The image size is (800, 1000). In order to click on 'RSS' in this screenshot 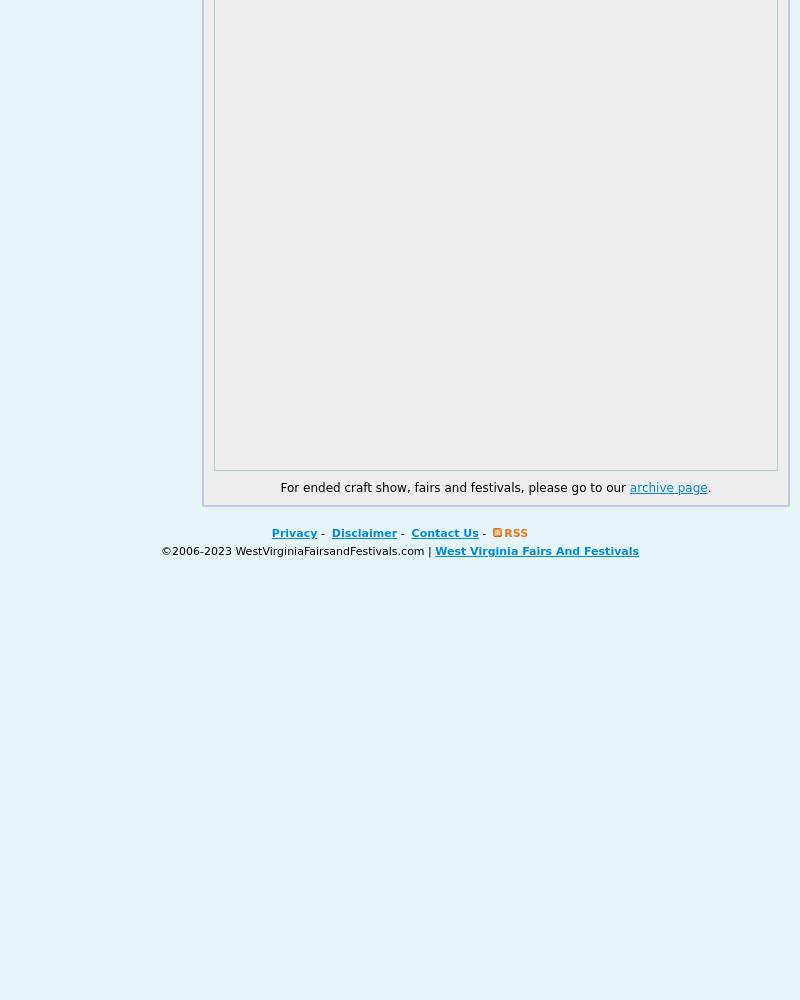, I will do `click(515, 533)`.